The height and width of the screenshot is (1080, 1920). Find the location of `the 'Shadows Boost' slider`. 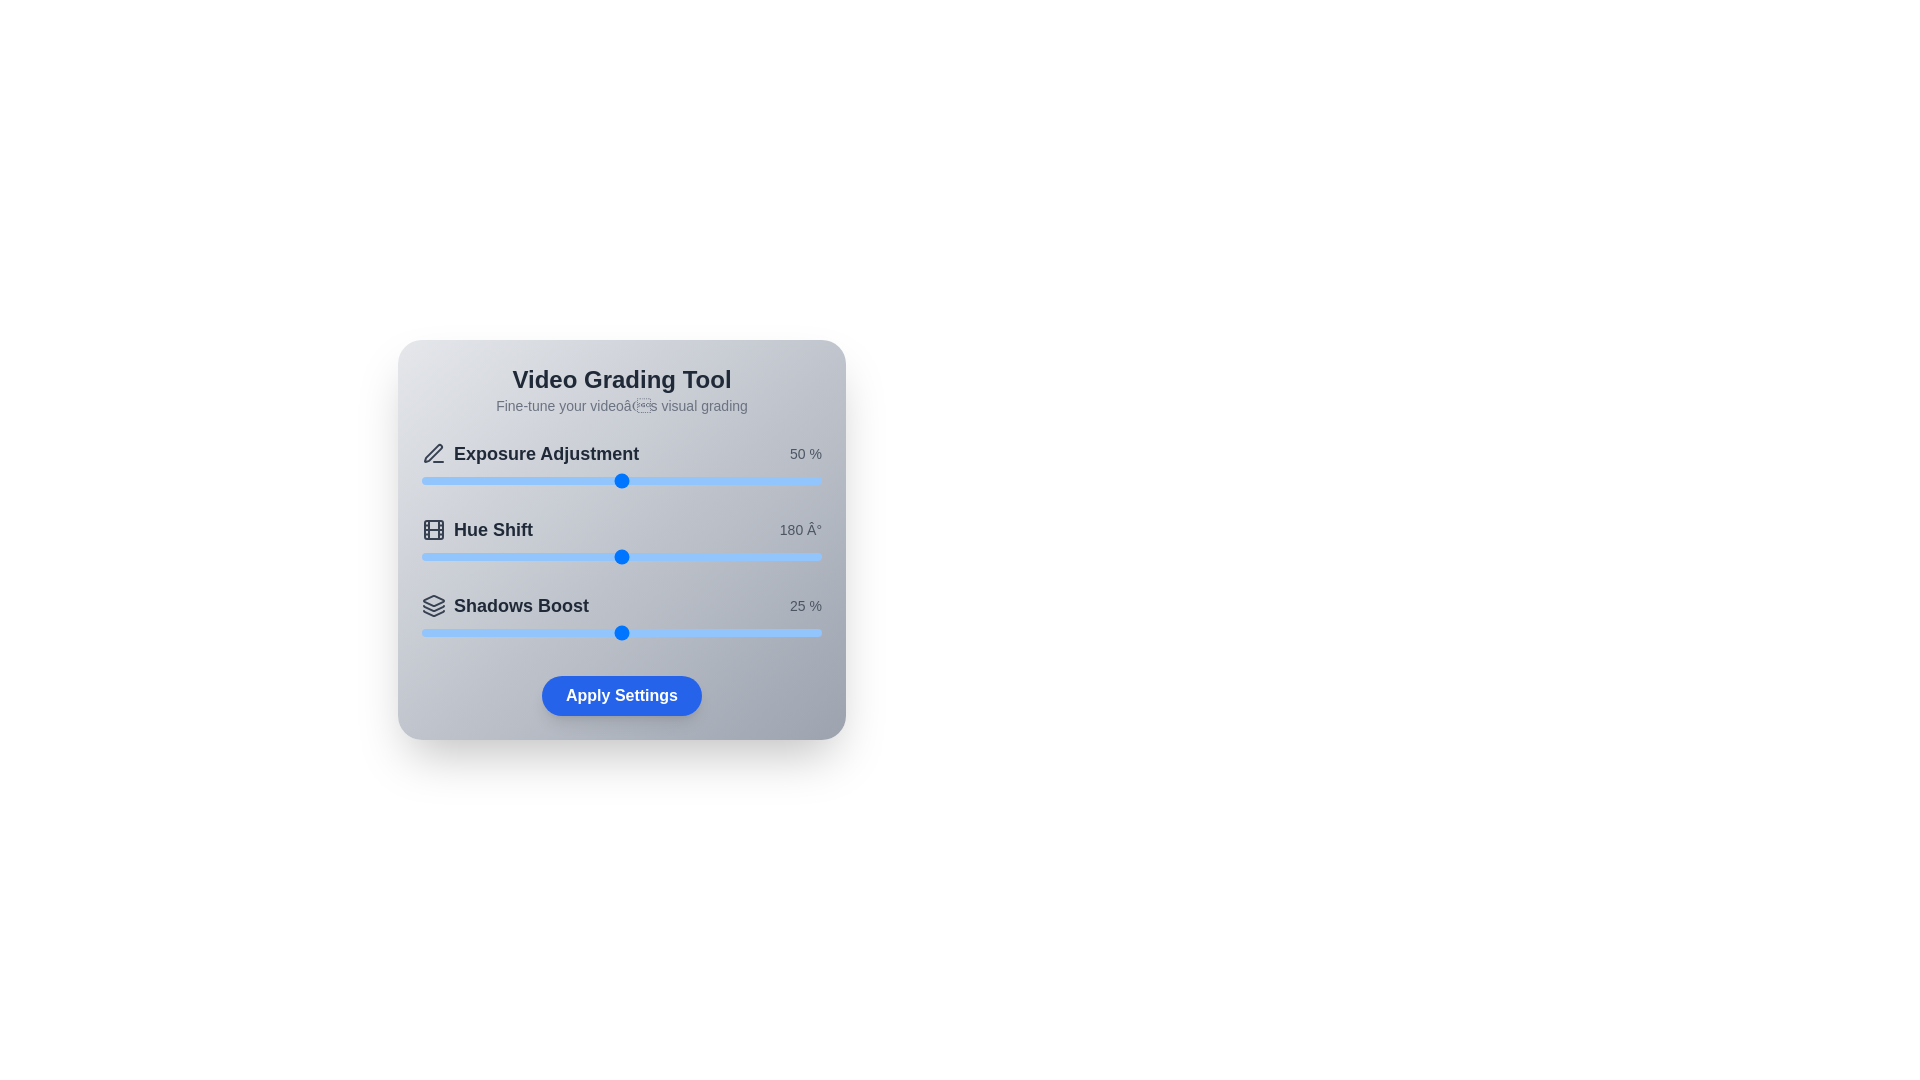

the 'Shadows Boost' slider is located at coordinates (789, 632).